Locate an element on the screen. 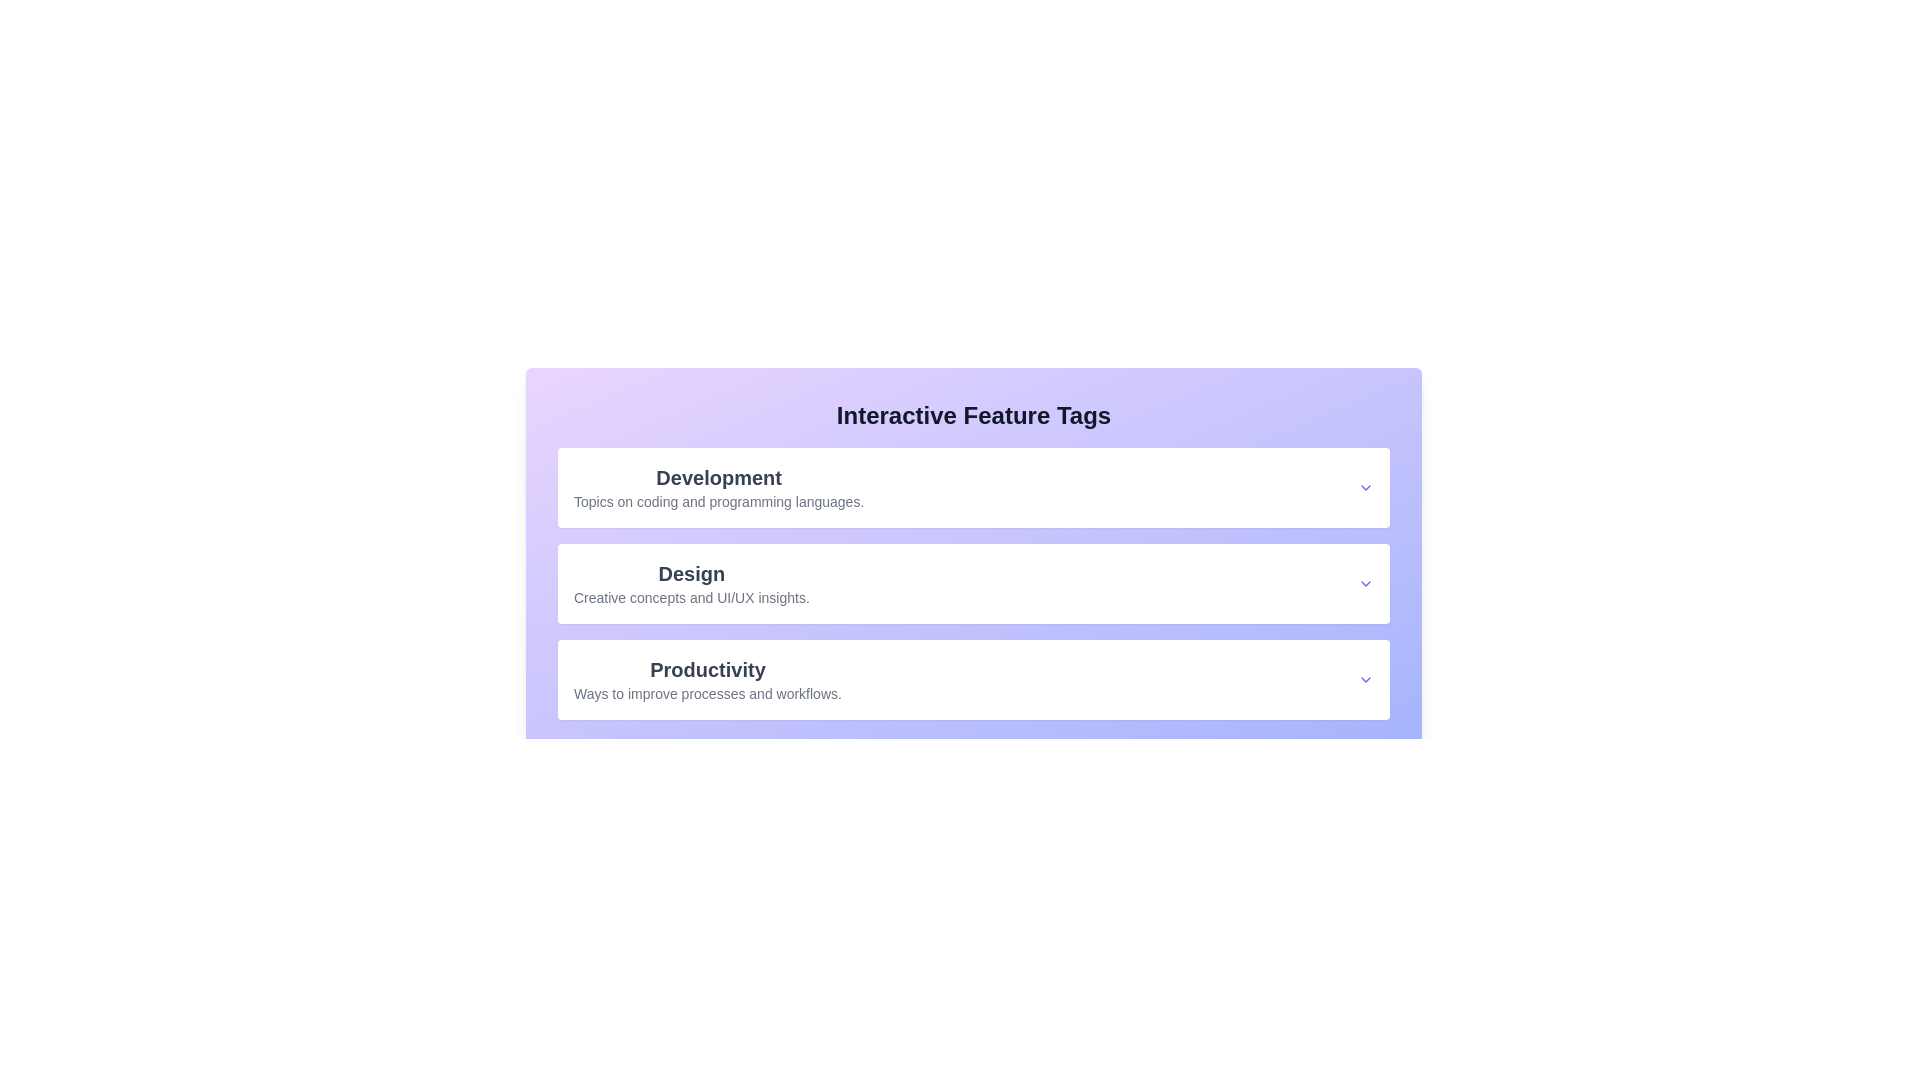  the bold heading 'Interactive Feature Tags' which is prominently displayed at the top of its section with a gradient background is located at coordinates (974, 415).